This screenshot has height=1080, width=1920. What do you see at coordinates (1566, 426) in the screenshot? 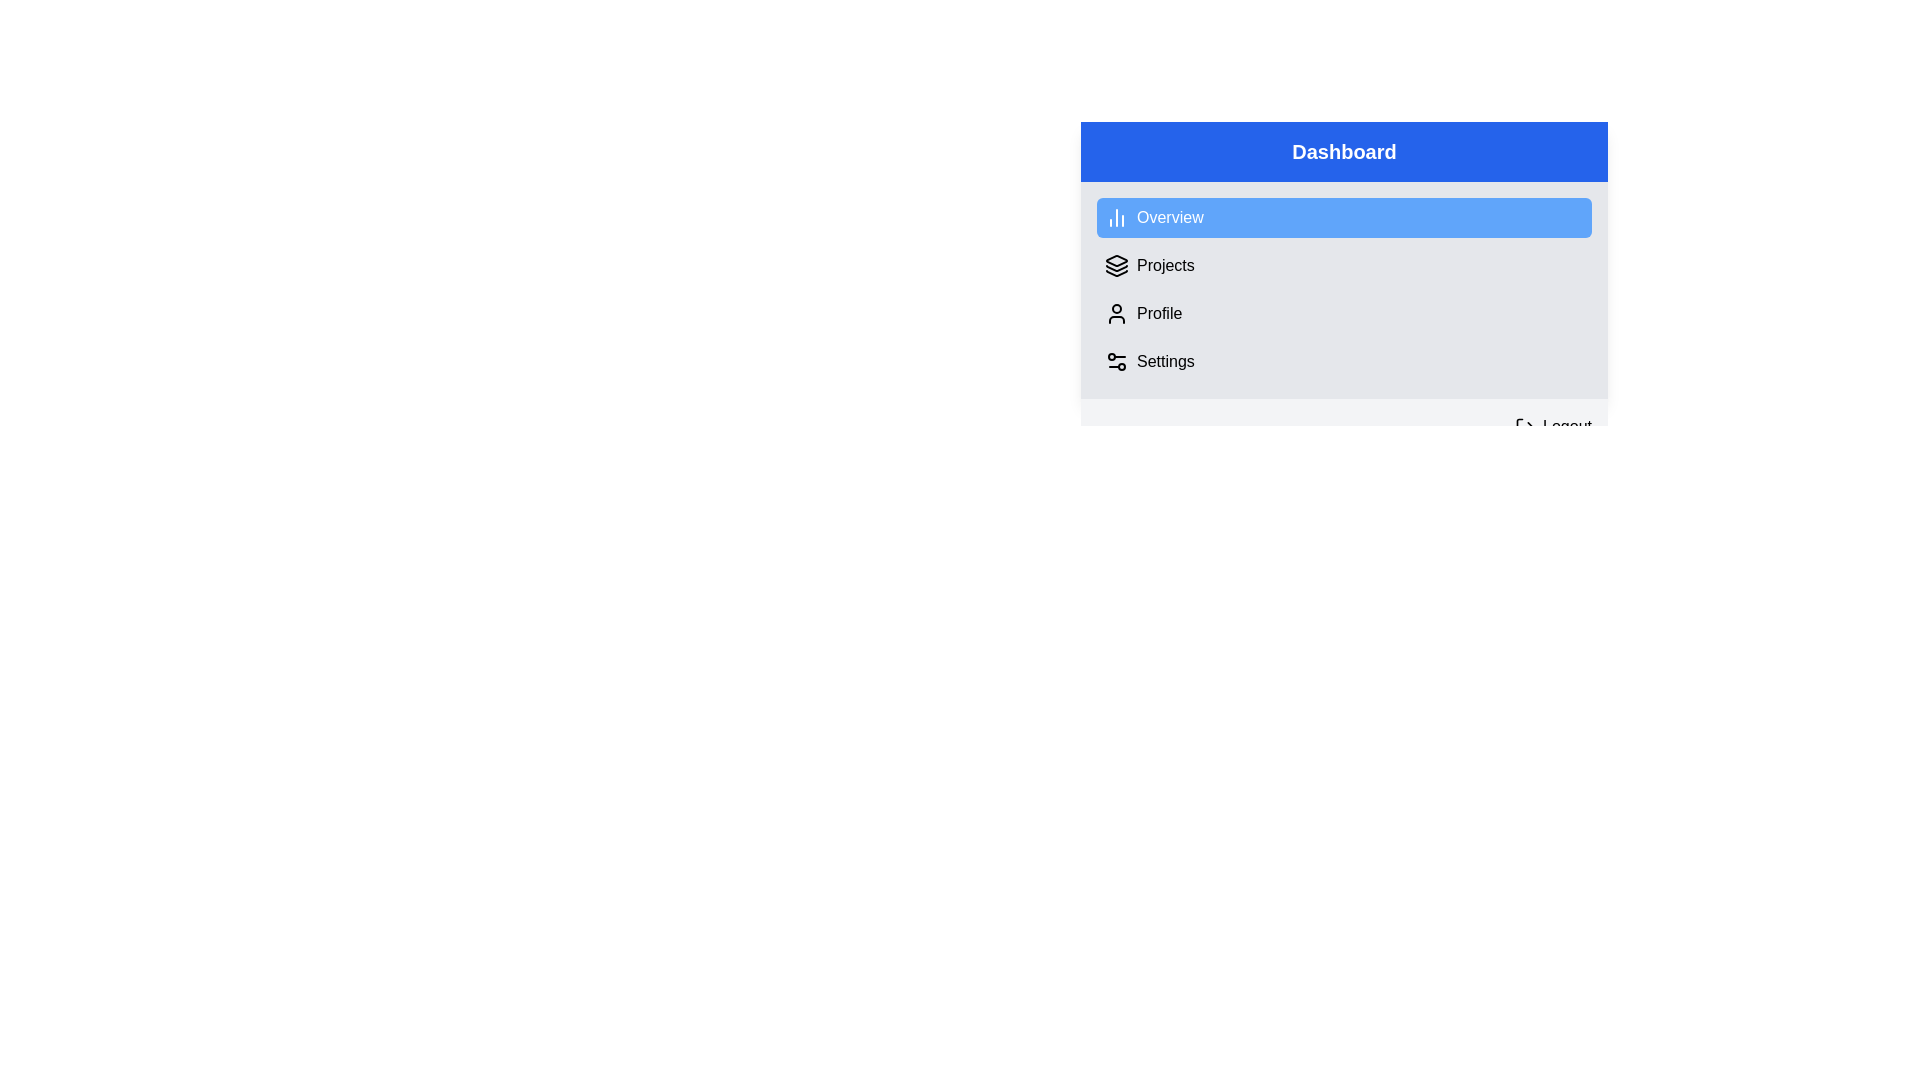
I see `the logout text label located at the bottom right of the 'Dashboard' panel` at bounding box center [1566, 426].